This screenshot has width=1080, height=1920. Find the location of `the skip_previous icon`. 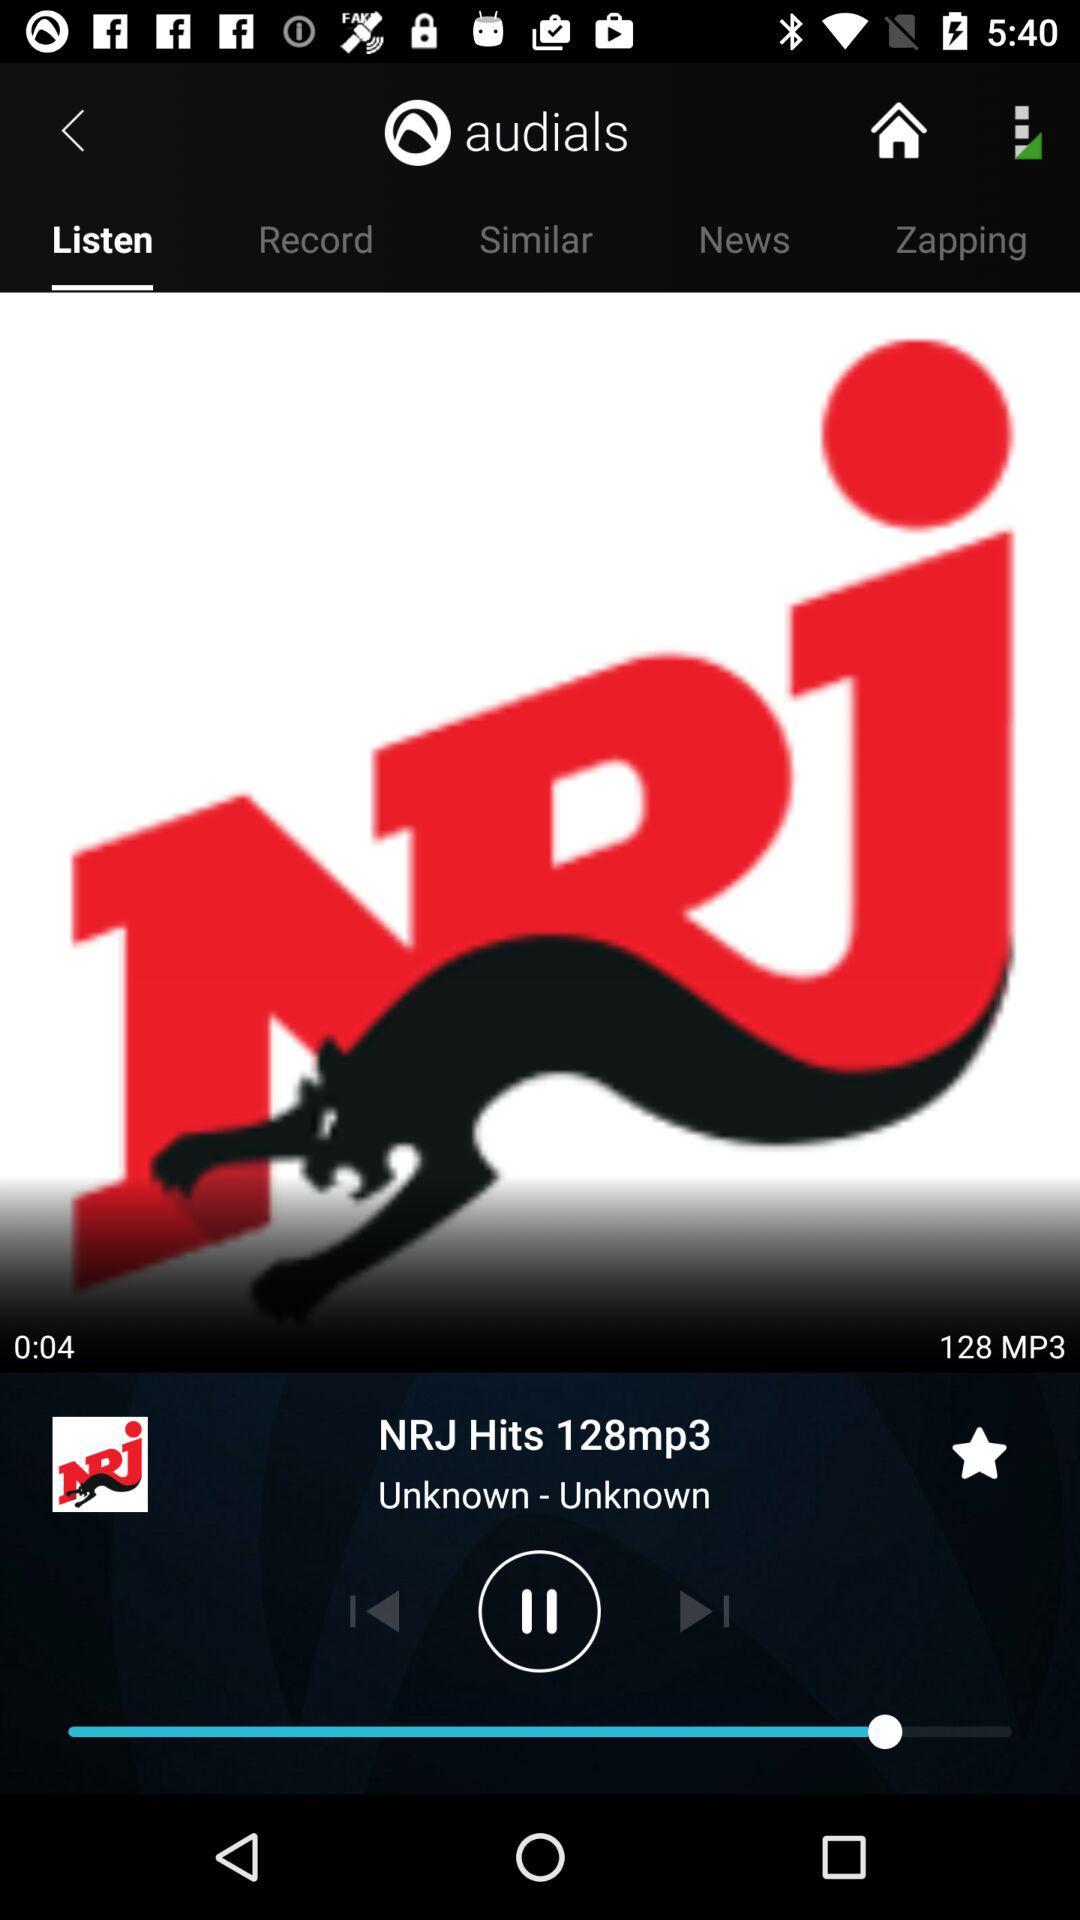

the skip_previous icon is located at coordinates (374, 1611).